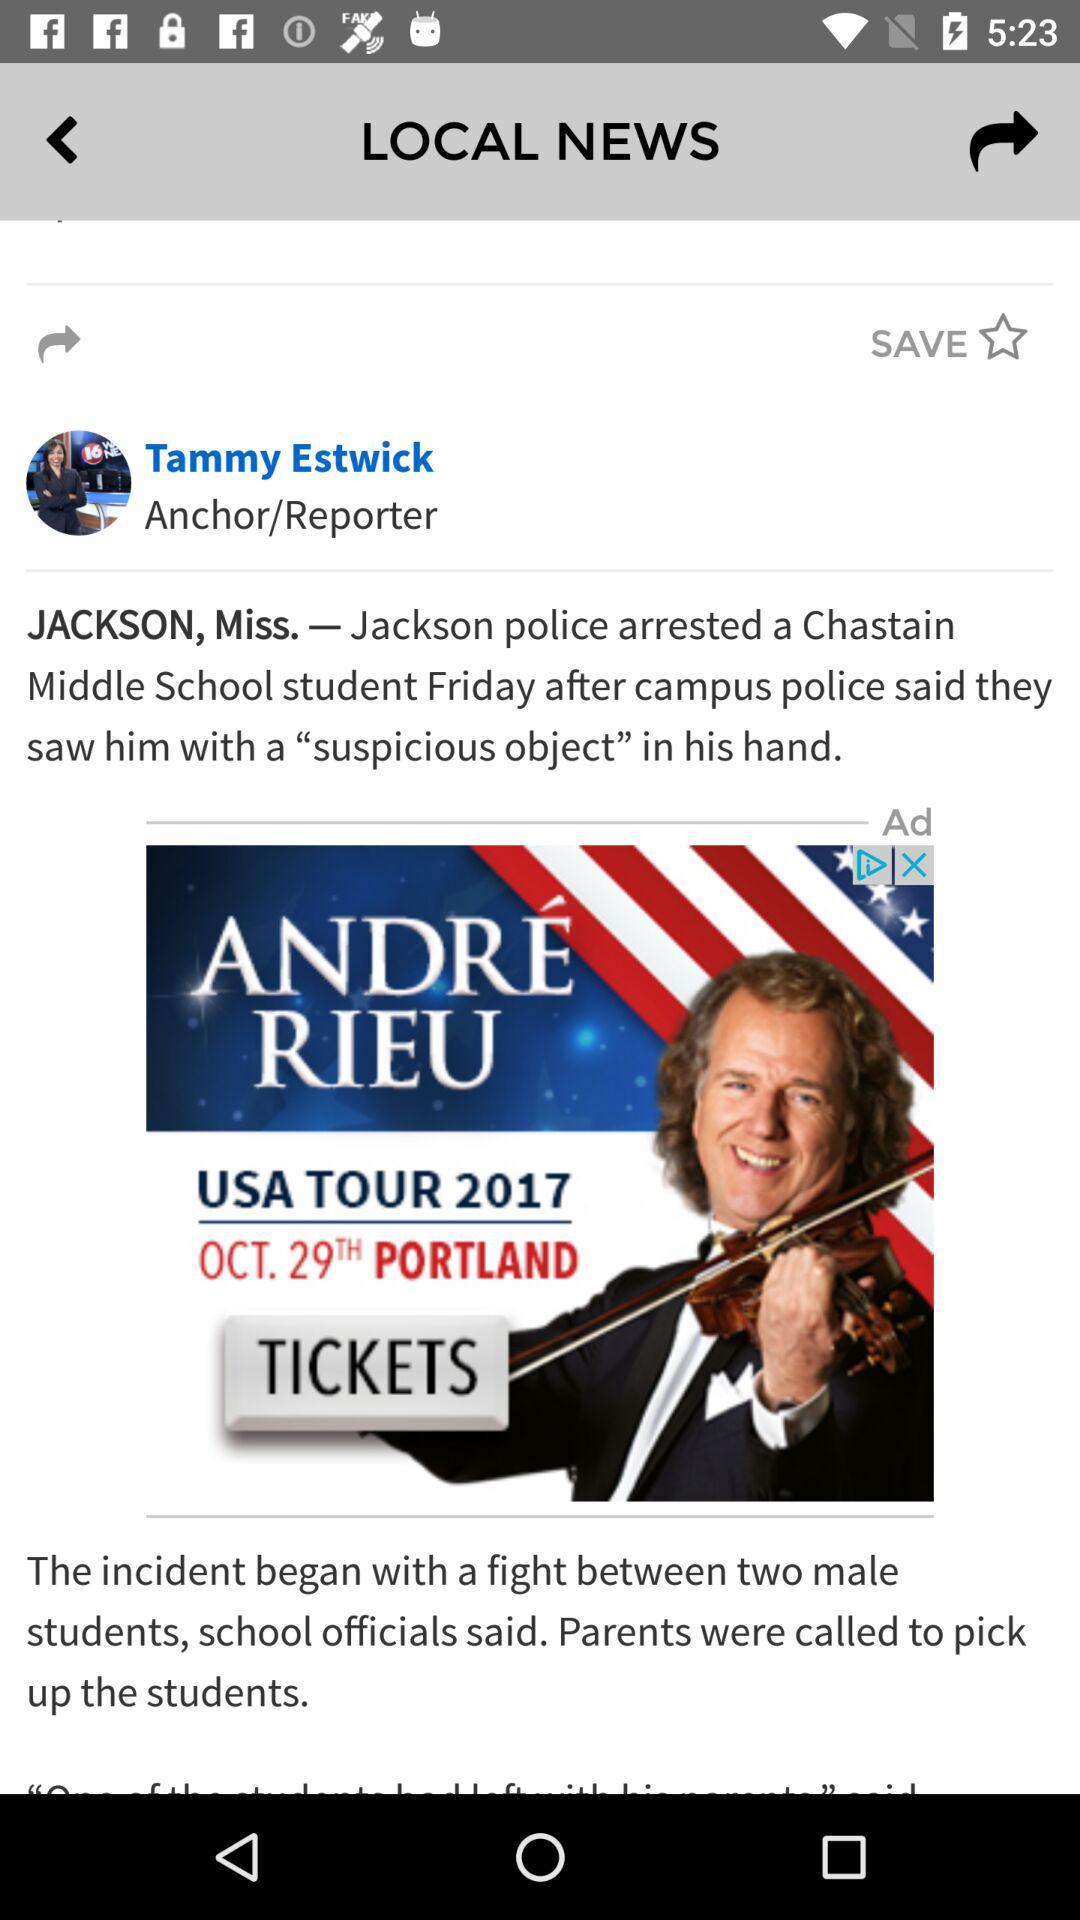 Image resolution: width=1080 pixels, height=1920 pixels. I want to click on the redo icon, so click(1003, 140).